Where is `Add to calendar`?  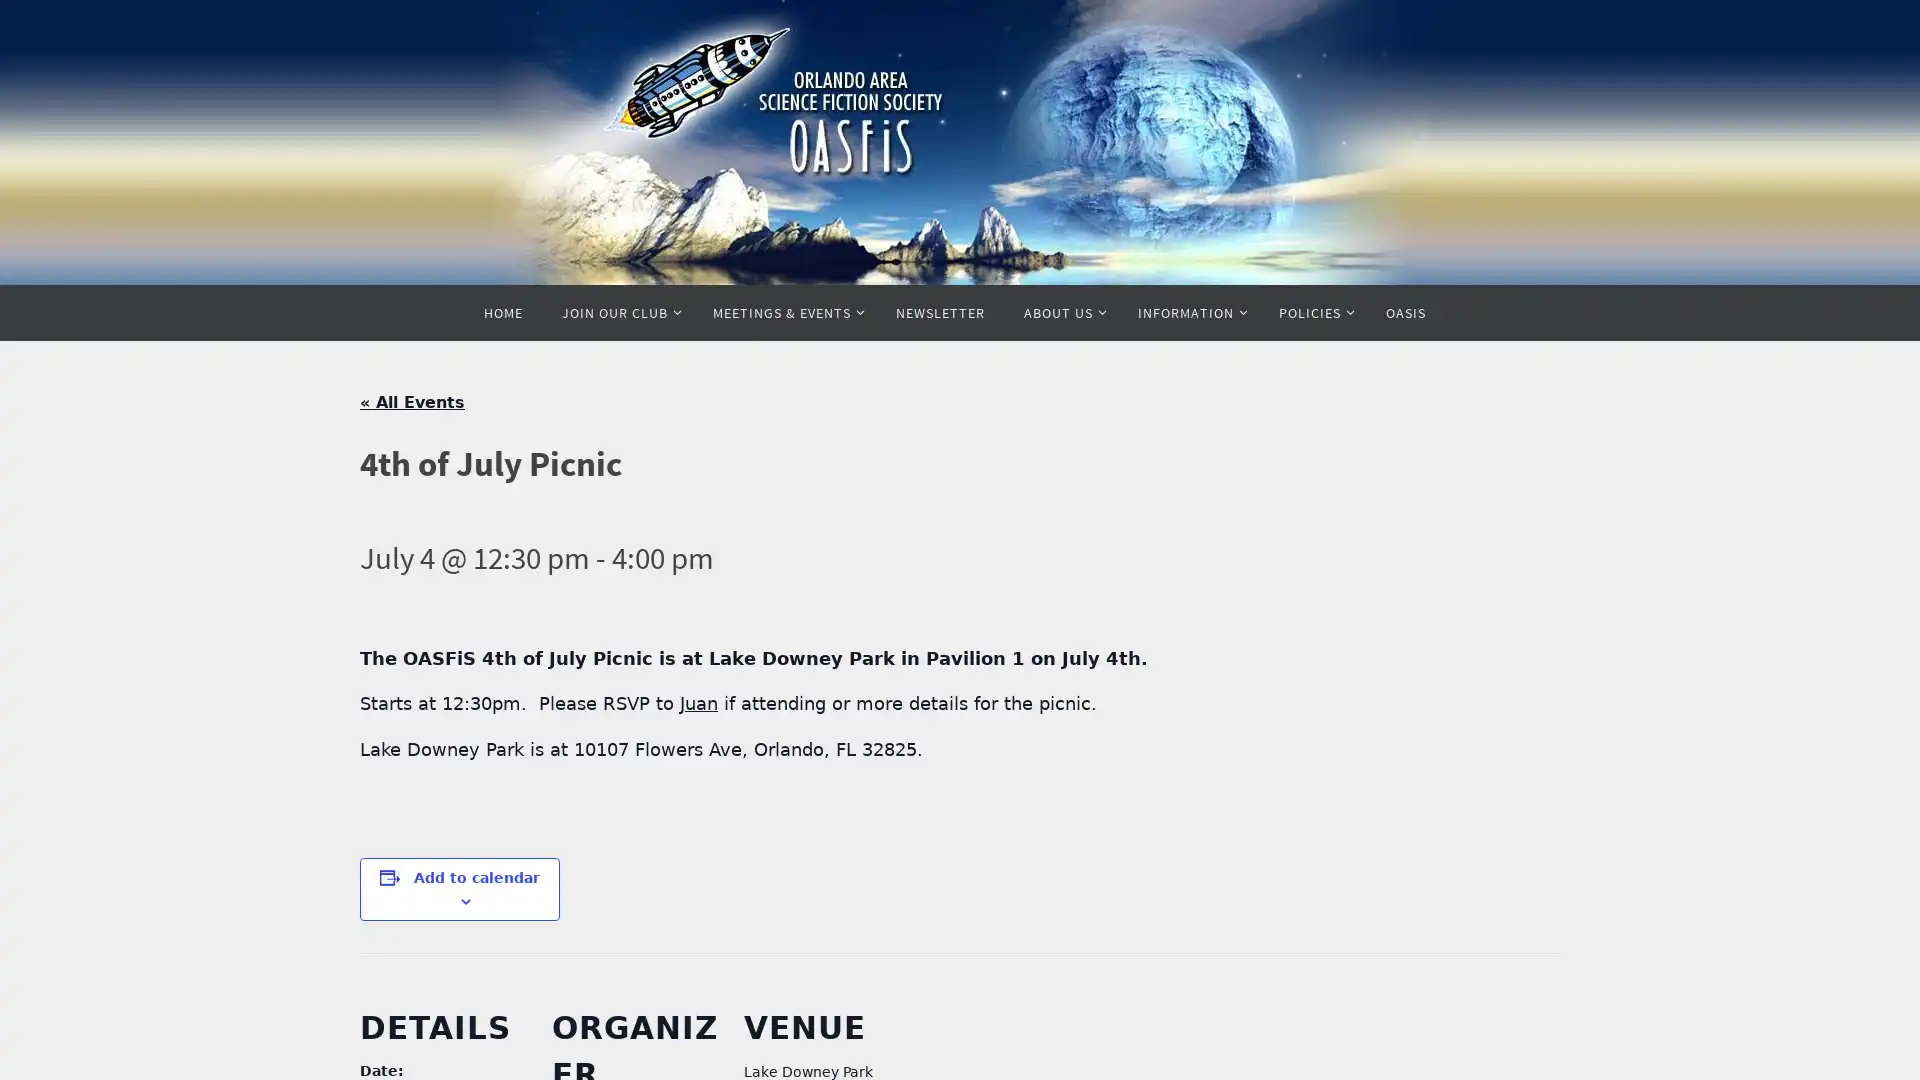
Add to calendar is located at coordinates (475, 875).